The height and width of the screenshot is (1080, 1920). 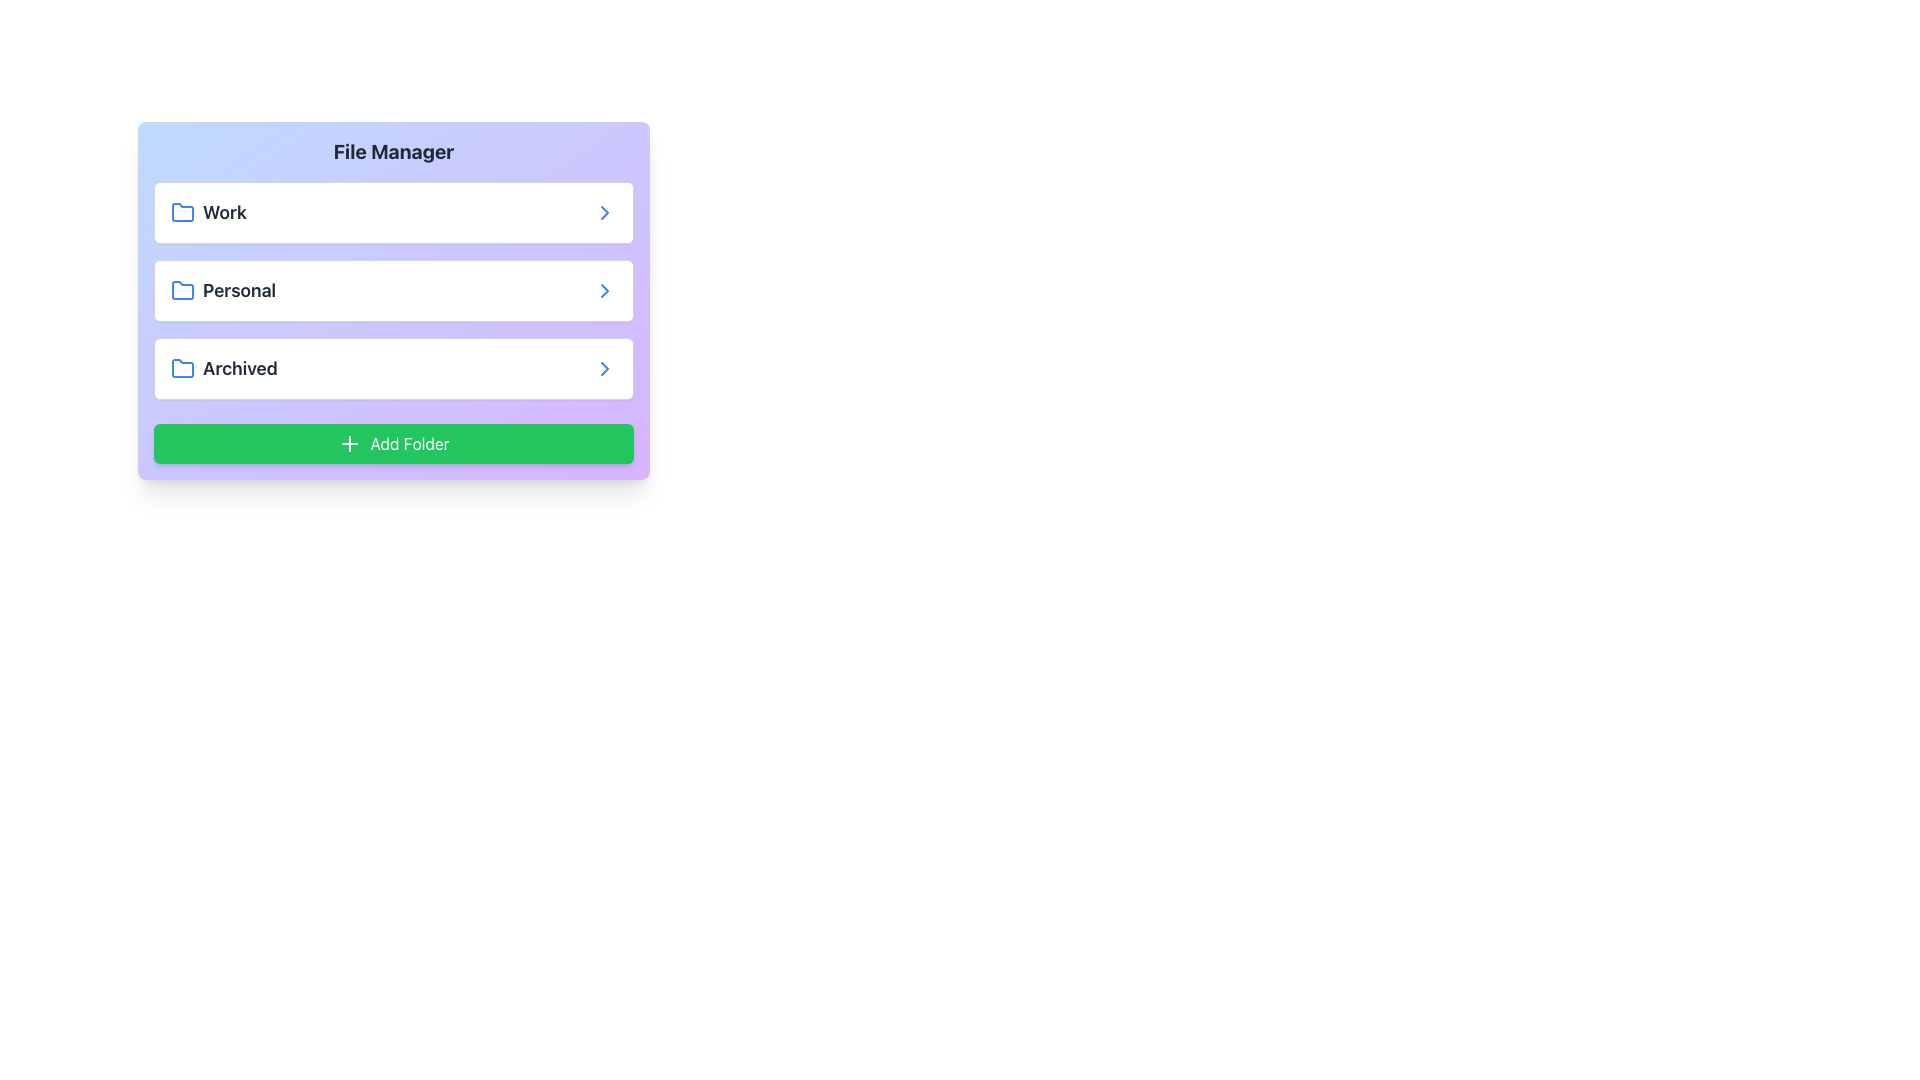 What do you see at coordinates (393, 290) in the screenshot?
I see `the 'Personal' folder representation, which is the second item in the vertical list within the 'File Manager' section, positioned between 'Work' and 'Archived'` at bounding box center [393, 290].